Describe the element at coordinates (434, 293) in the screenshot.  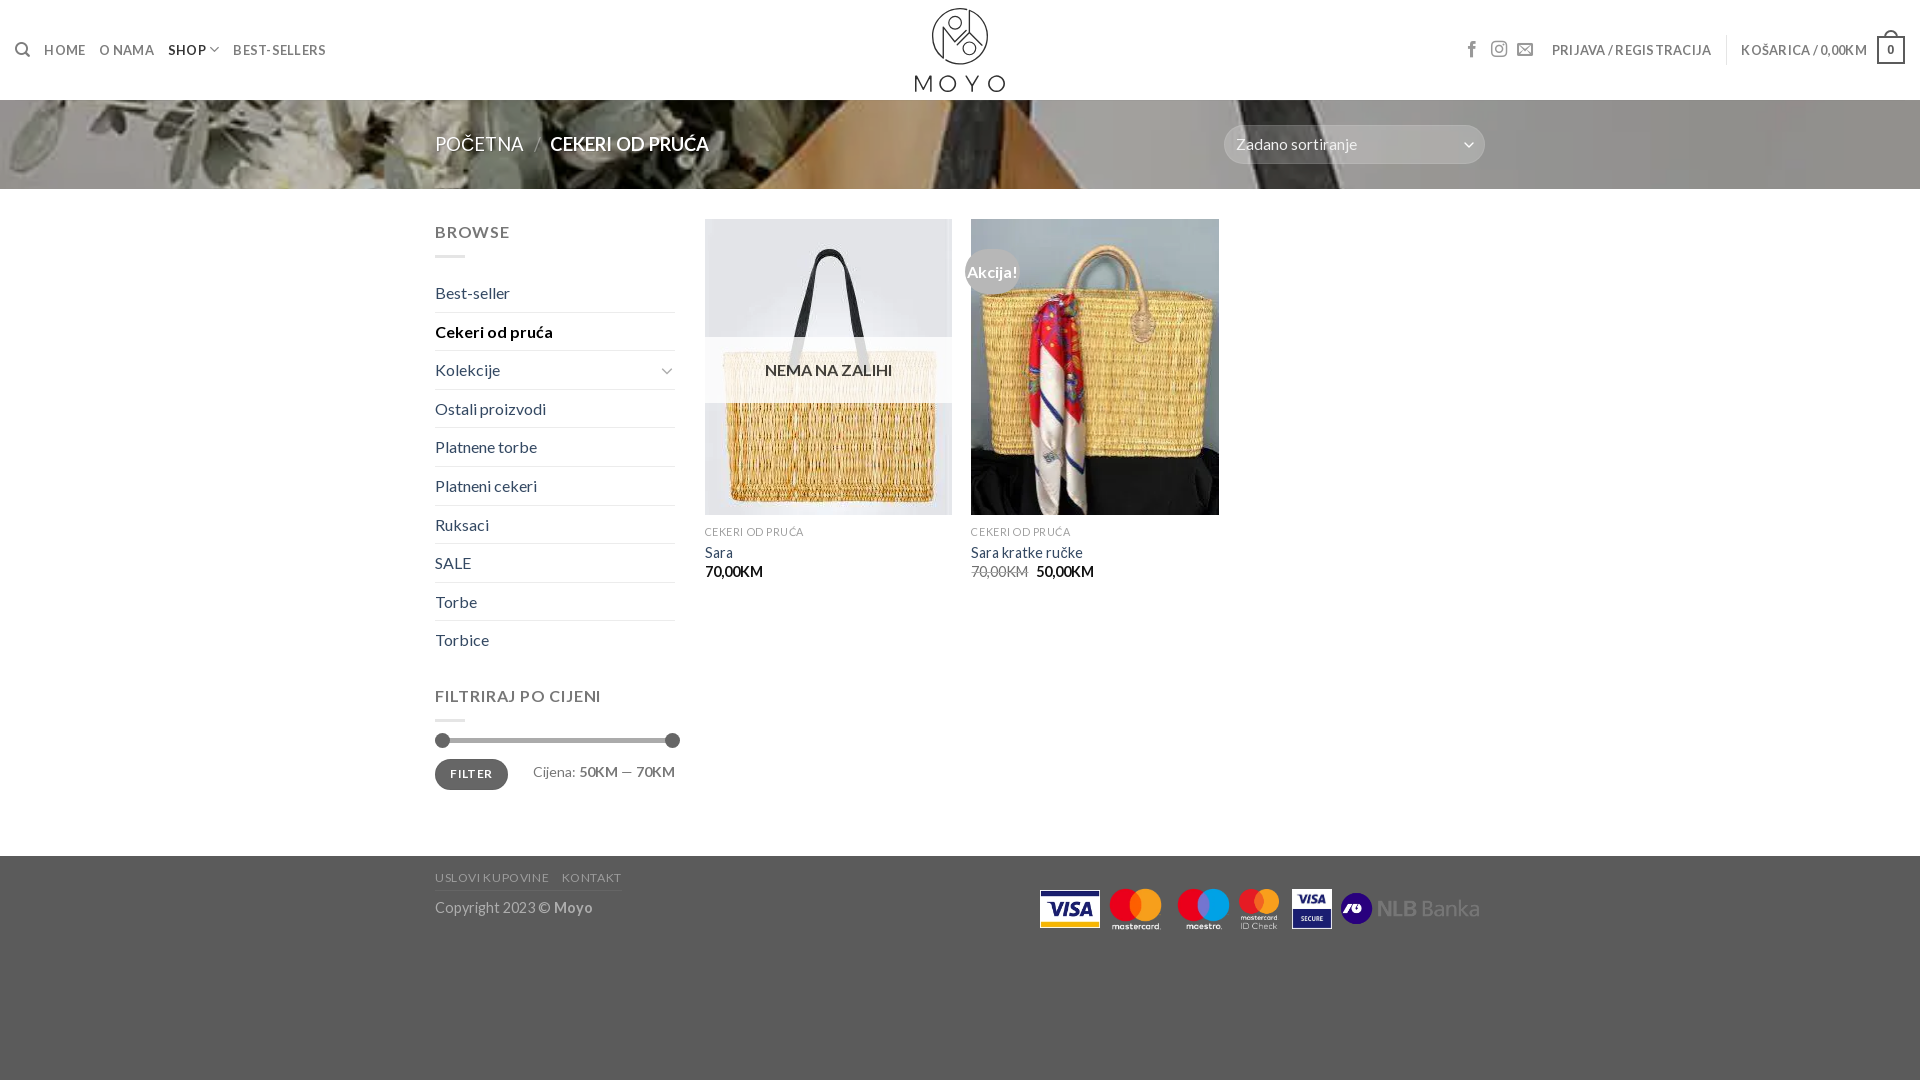
I see `'Best-seller'` at that location.